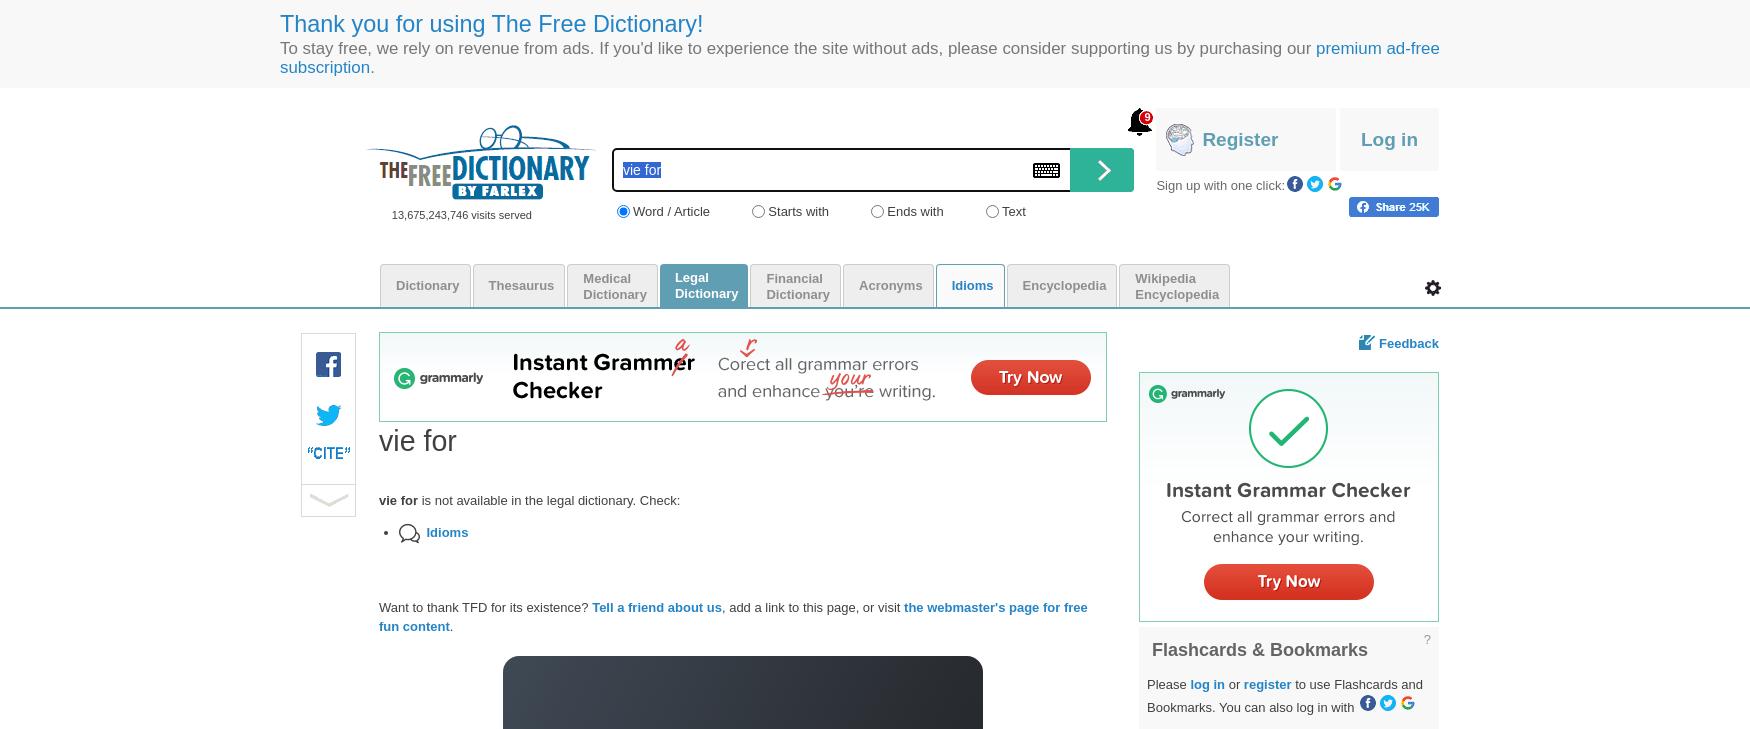 The height and width of the screenshot is (729, 1750). What do you see at coordinates (1142, 114) in the screenshot?
I see `'9'` at bounding box center [1142, 114].